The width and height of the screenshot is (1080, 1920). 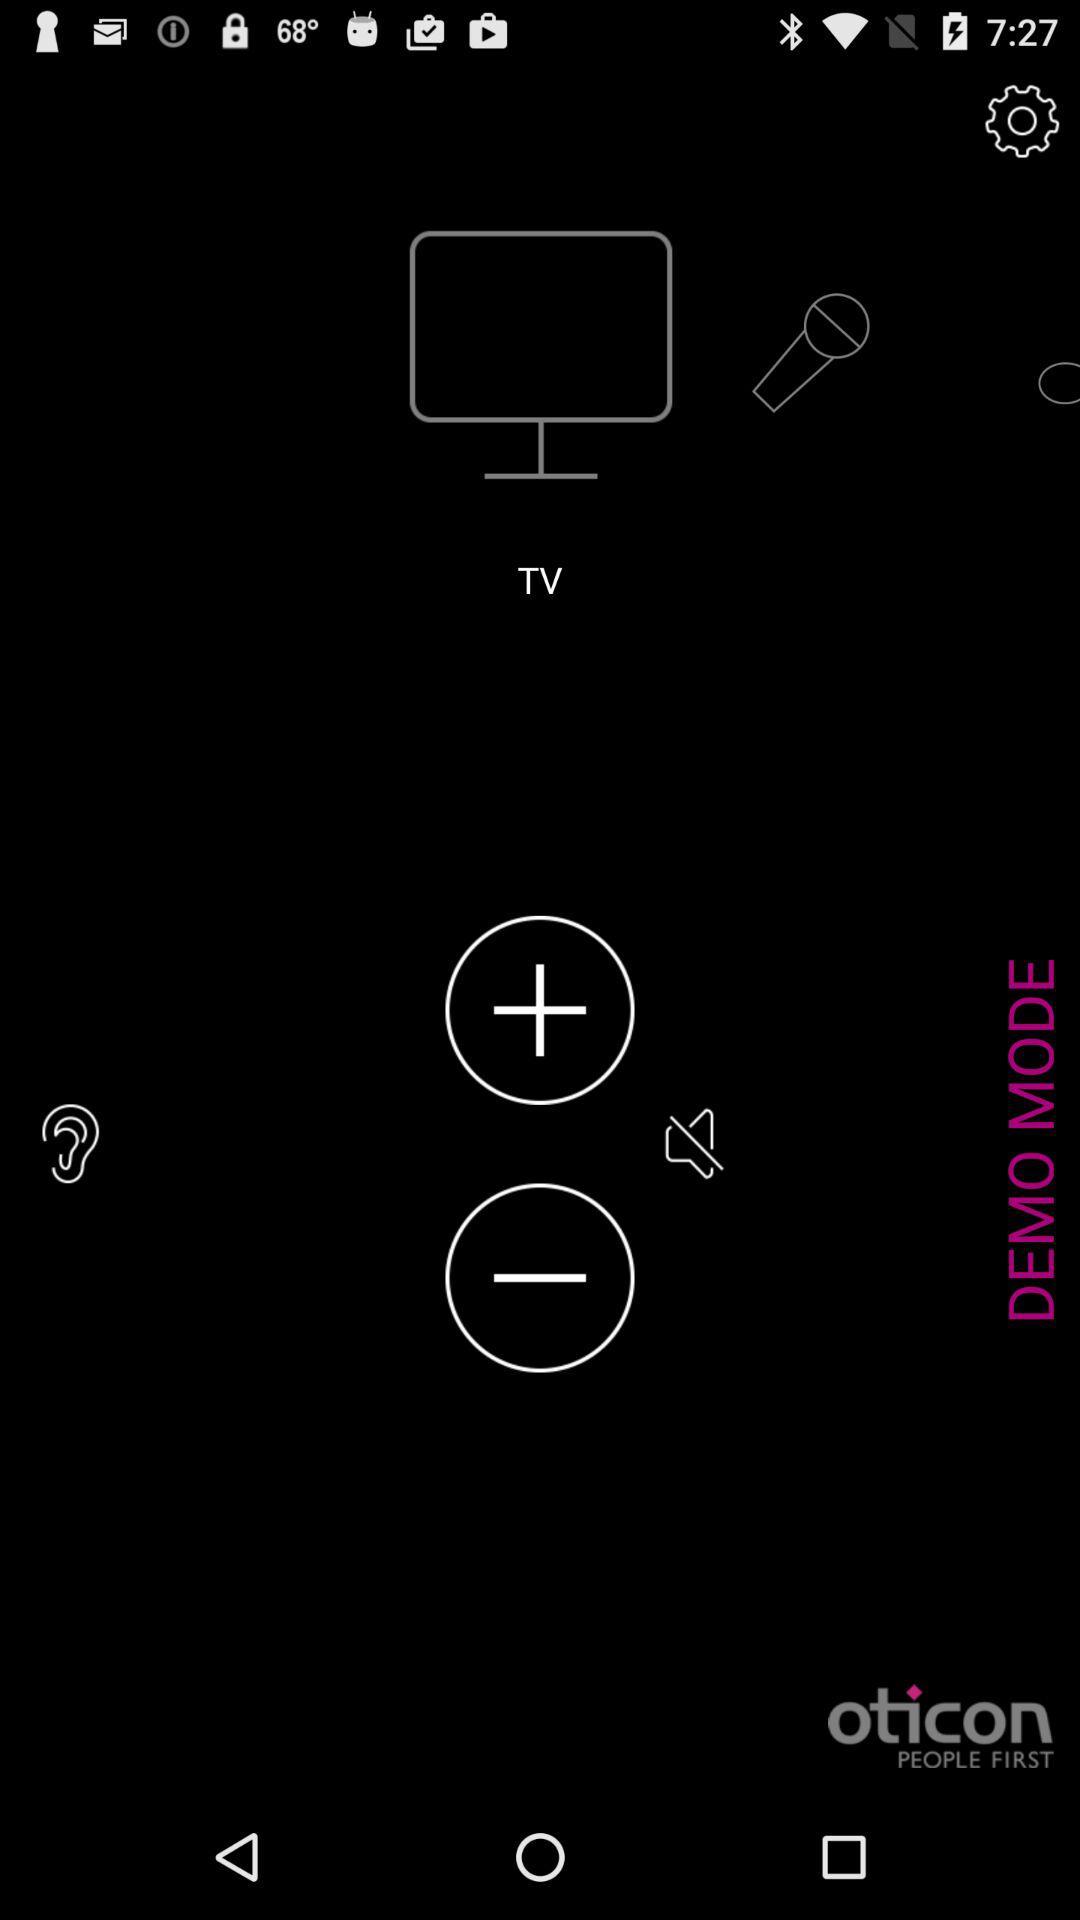 What do you see at coordinates (691, 1143) in the screenshot?
I see `the item next to the demo mode` at bounding box center [691, 1143].